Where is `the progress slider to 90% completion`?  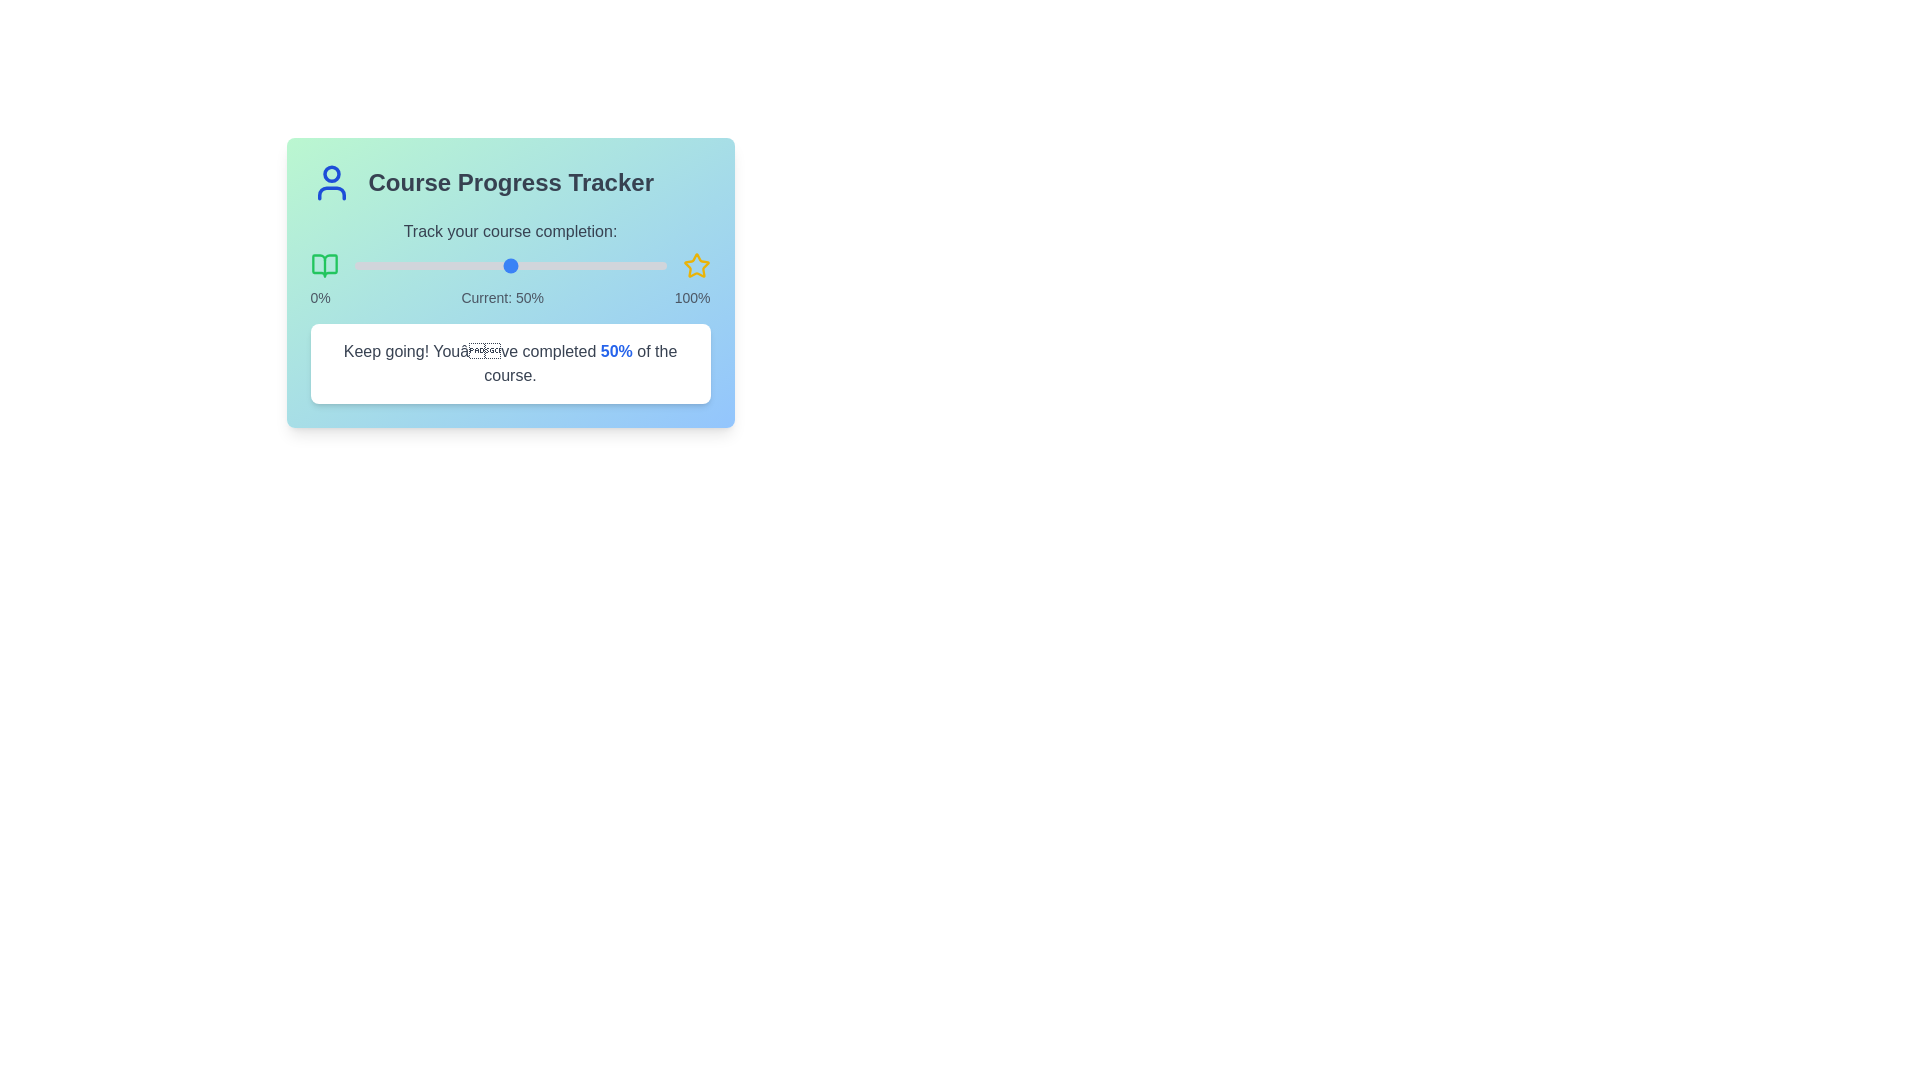 the progress slider to 90% completion is located at coordinates (634, 265).